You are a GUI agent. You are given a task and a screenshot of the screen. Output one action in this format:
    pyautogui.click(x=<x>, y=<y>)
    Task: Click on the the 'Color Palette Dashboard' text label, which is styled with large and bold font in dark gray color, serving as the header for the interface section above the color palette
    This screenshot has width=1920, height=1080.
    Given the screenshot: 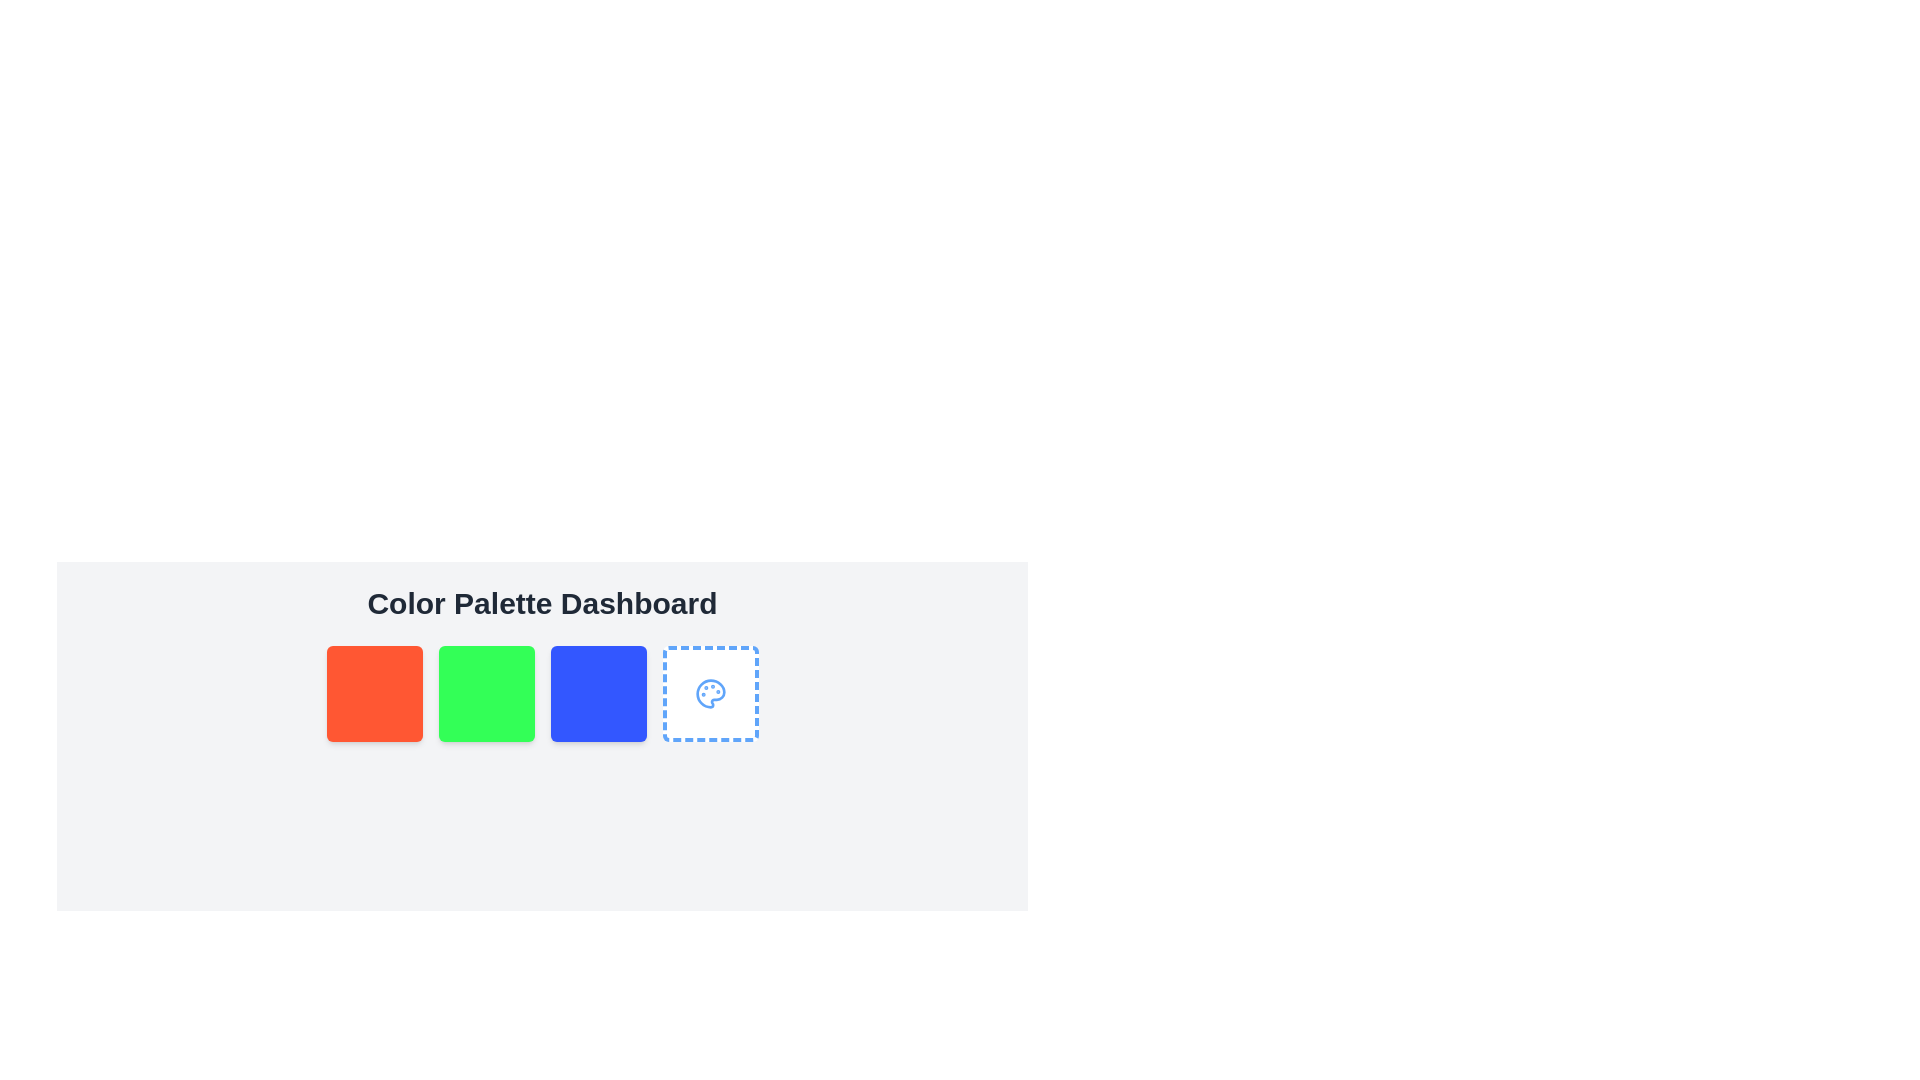 What is the action you would take?
    pyautogui.click(x=542, y=603)
    